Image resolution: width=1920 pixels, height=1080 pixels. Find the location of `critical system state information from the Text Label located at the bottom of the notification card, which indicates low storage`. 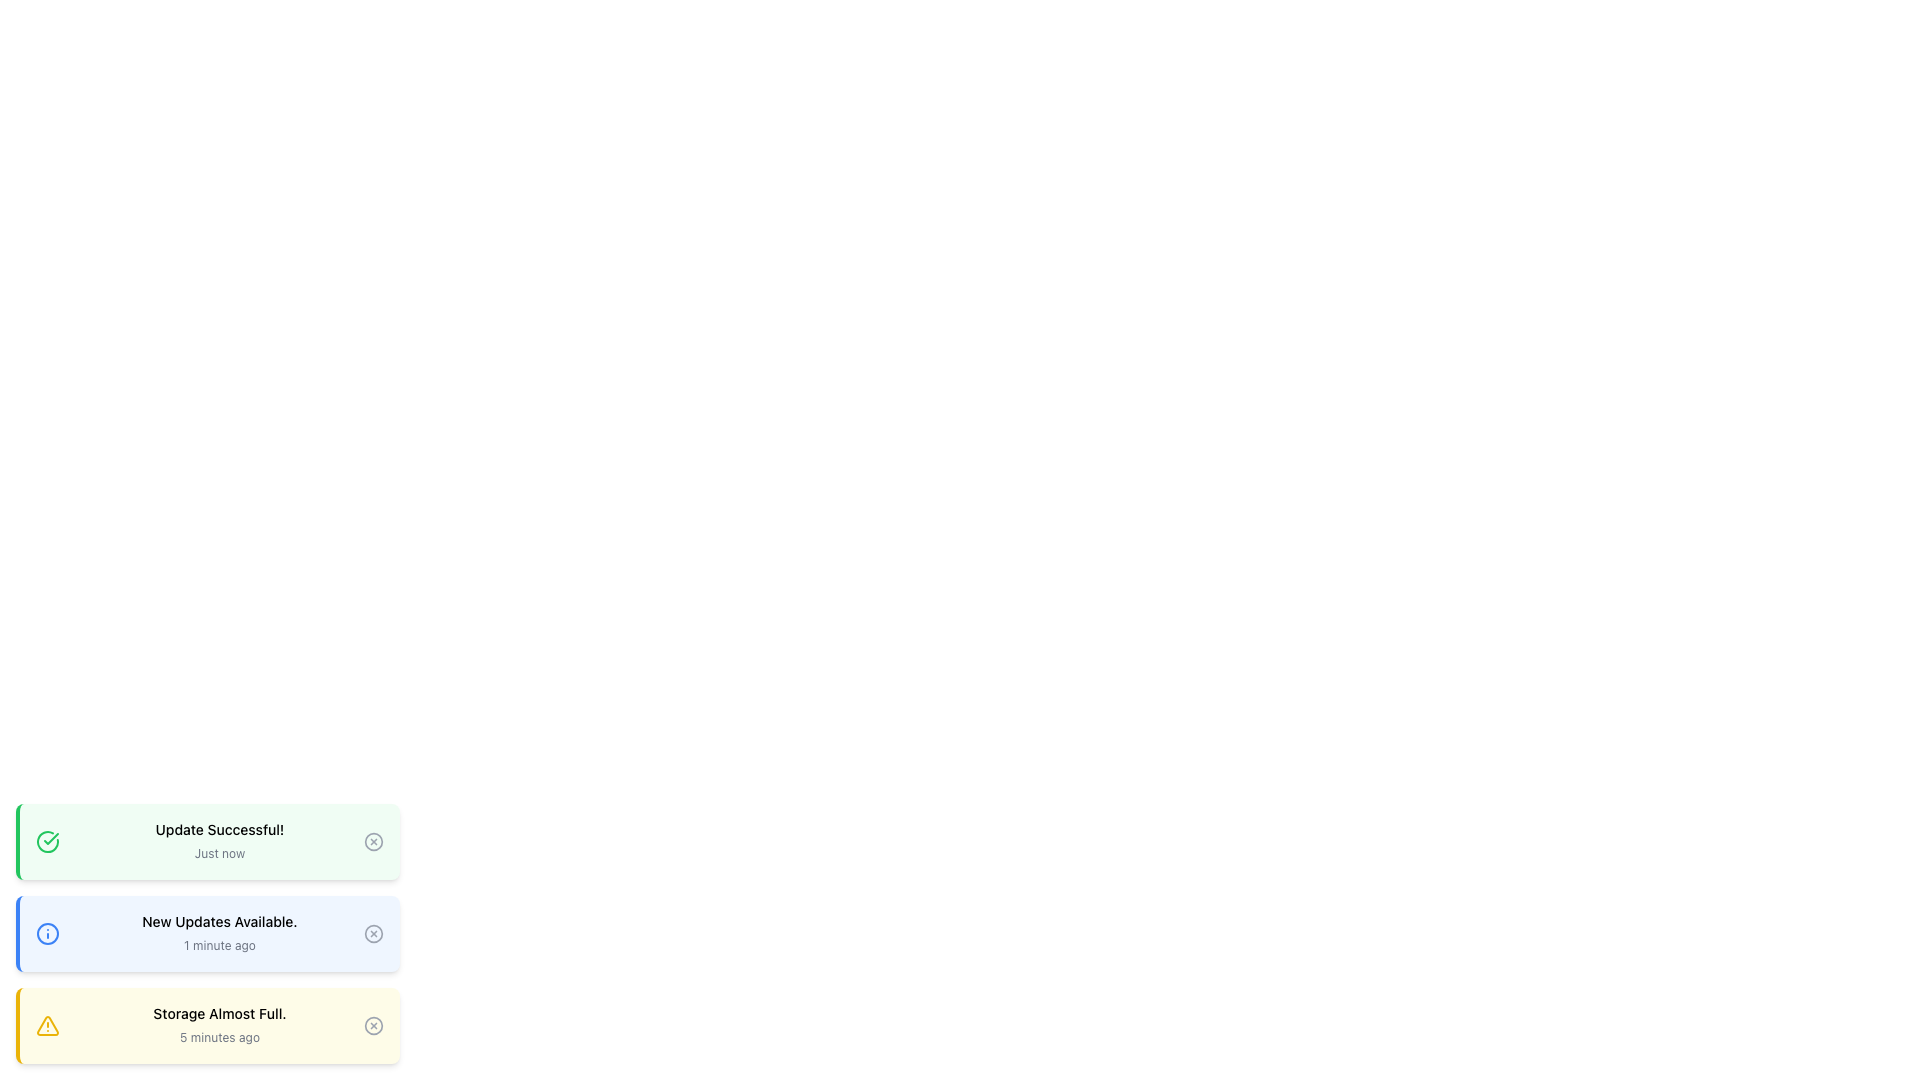

critical system state information from the Text Label located at the bottom of the notification card, which indicates low storage is located at coordinates (220, 1014).